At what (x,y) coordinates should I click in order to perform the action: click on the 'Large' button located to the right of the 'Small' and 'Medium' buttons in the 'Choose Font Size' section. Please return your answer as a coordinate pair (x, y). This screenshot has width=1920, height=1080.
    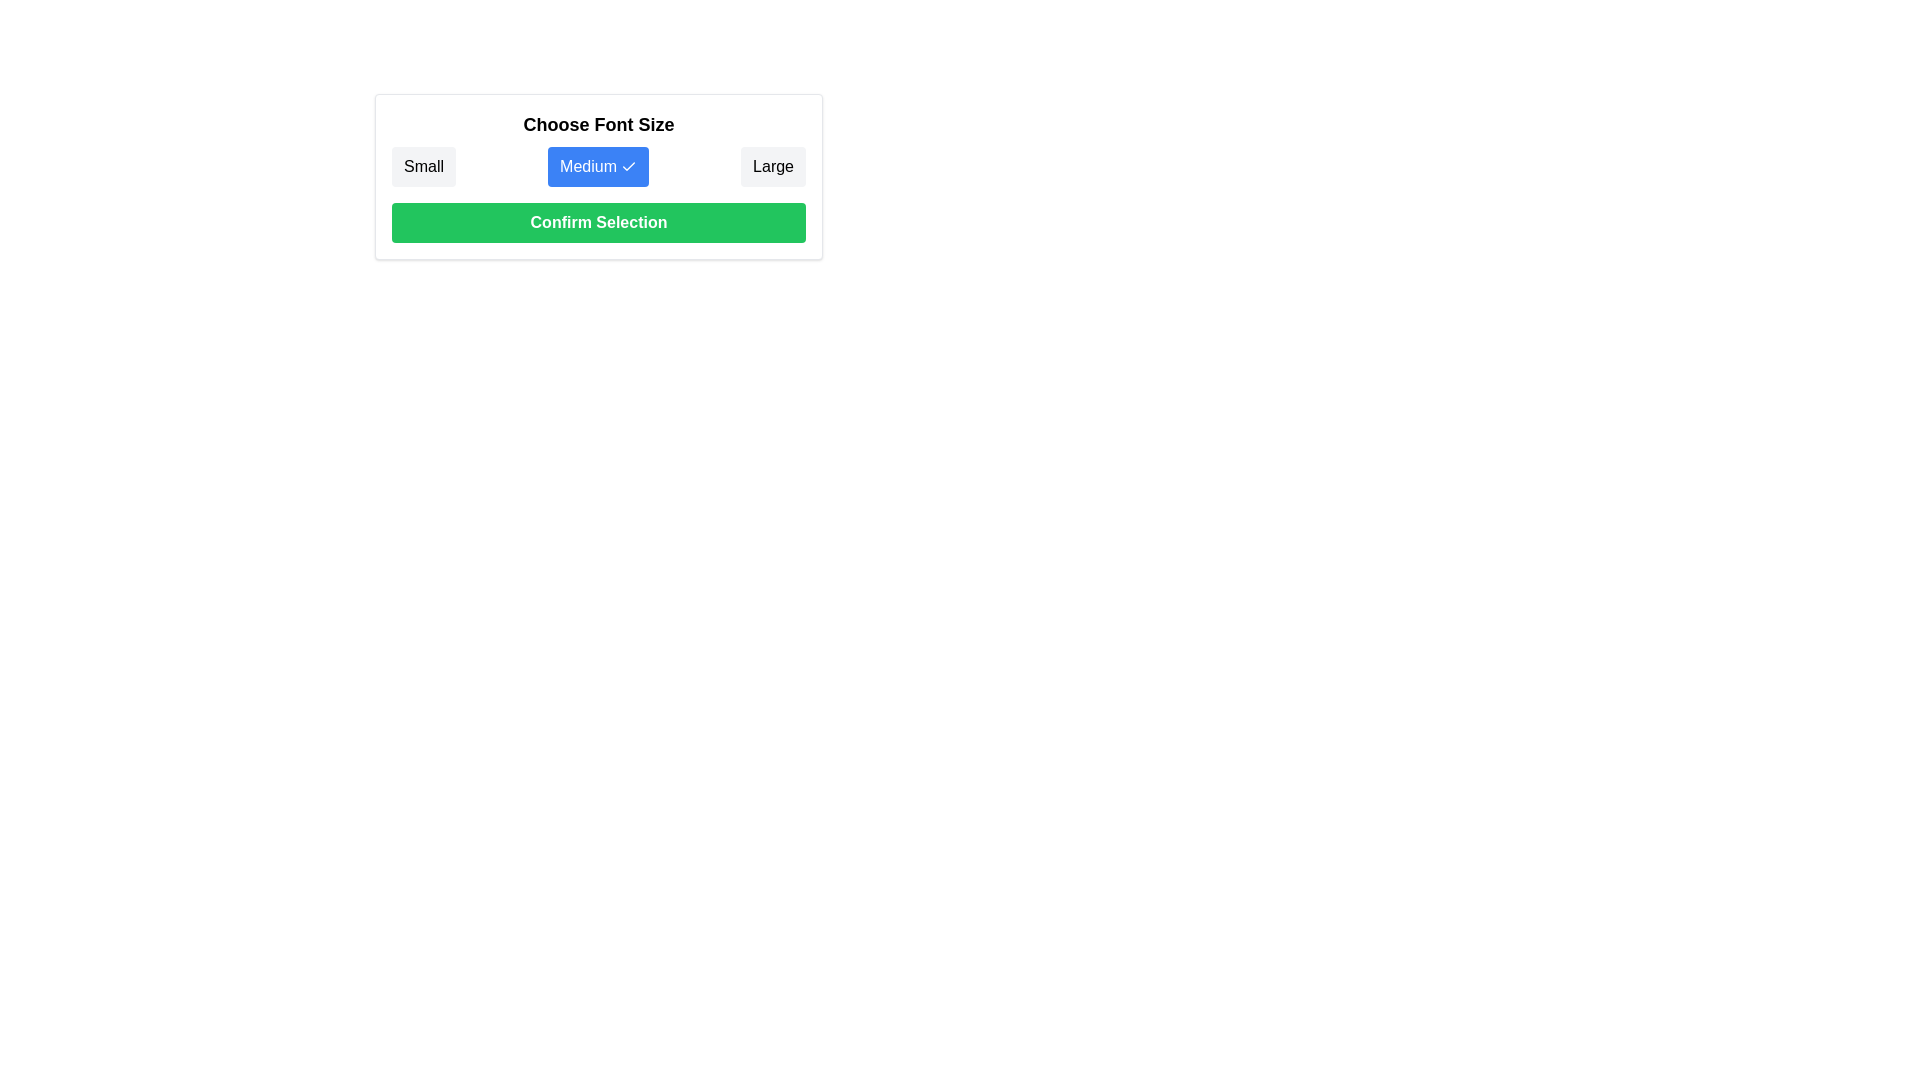
    Looking at the image, I should click on (772, 165).